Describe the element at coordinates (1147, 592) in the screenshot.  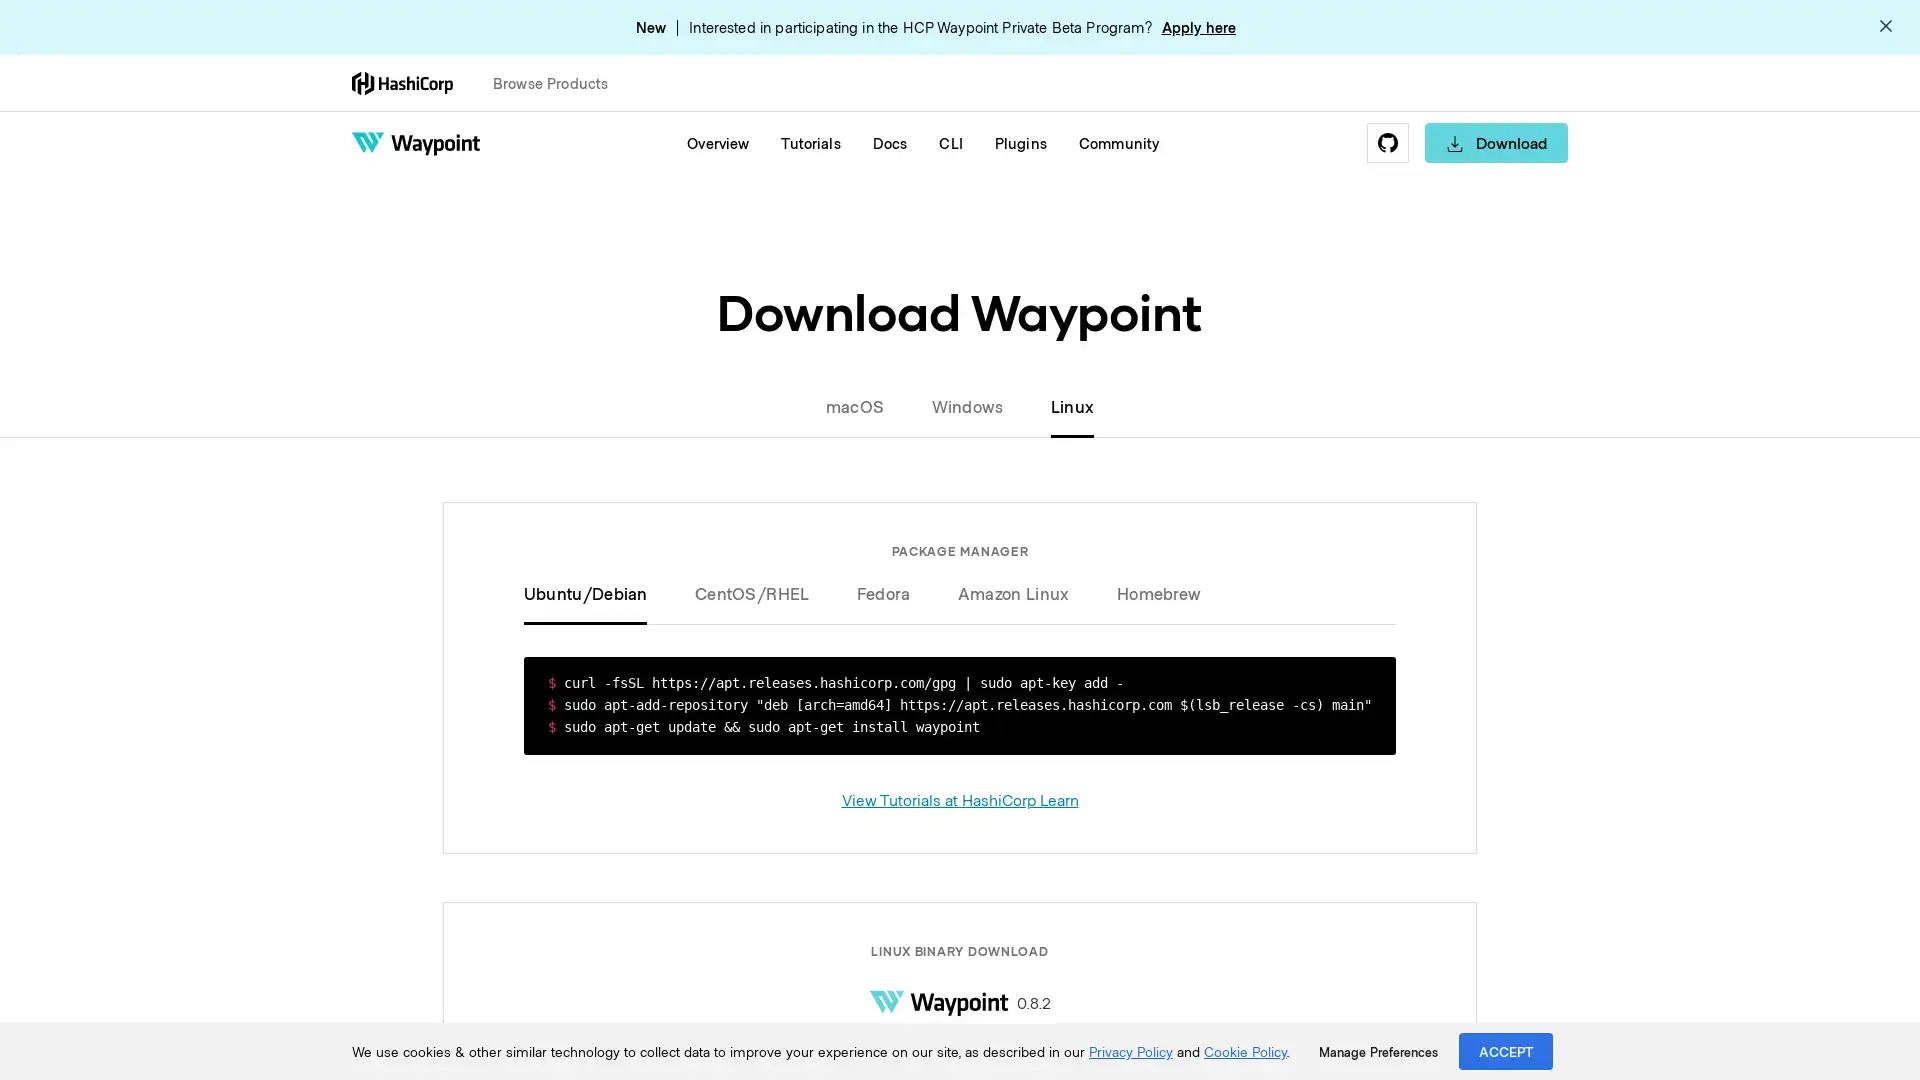
I see `Homebrew` at that location.